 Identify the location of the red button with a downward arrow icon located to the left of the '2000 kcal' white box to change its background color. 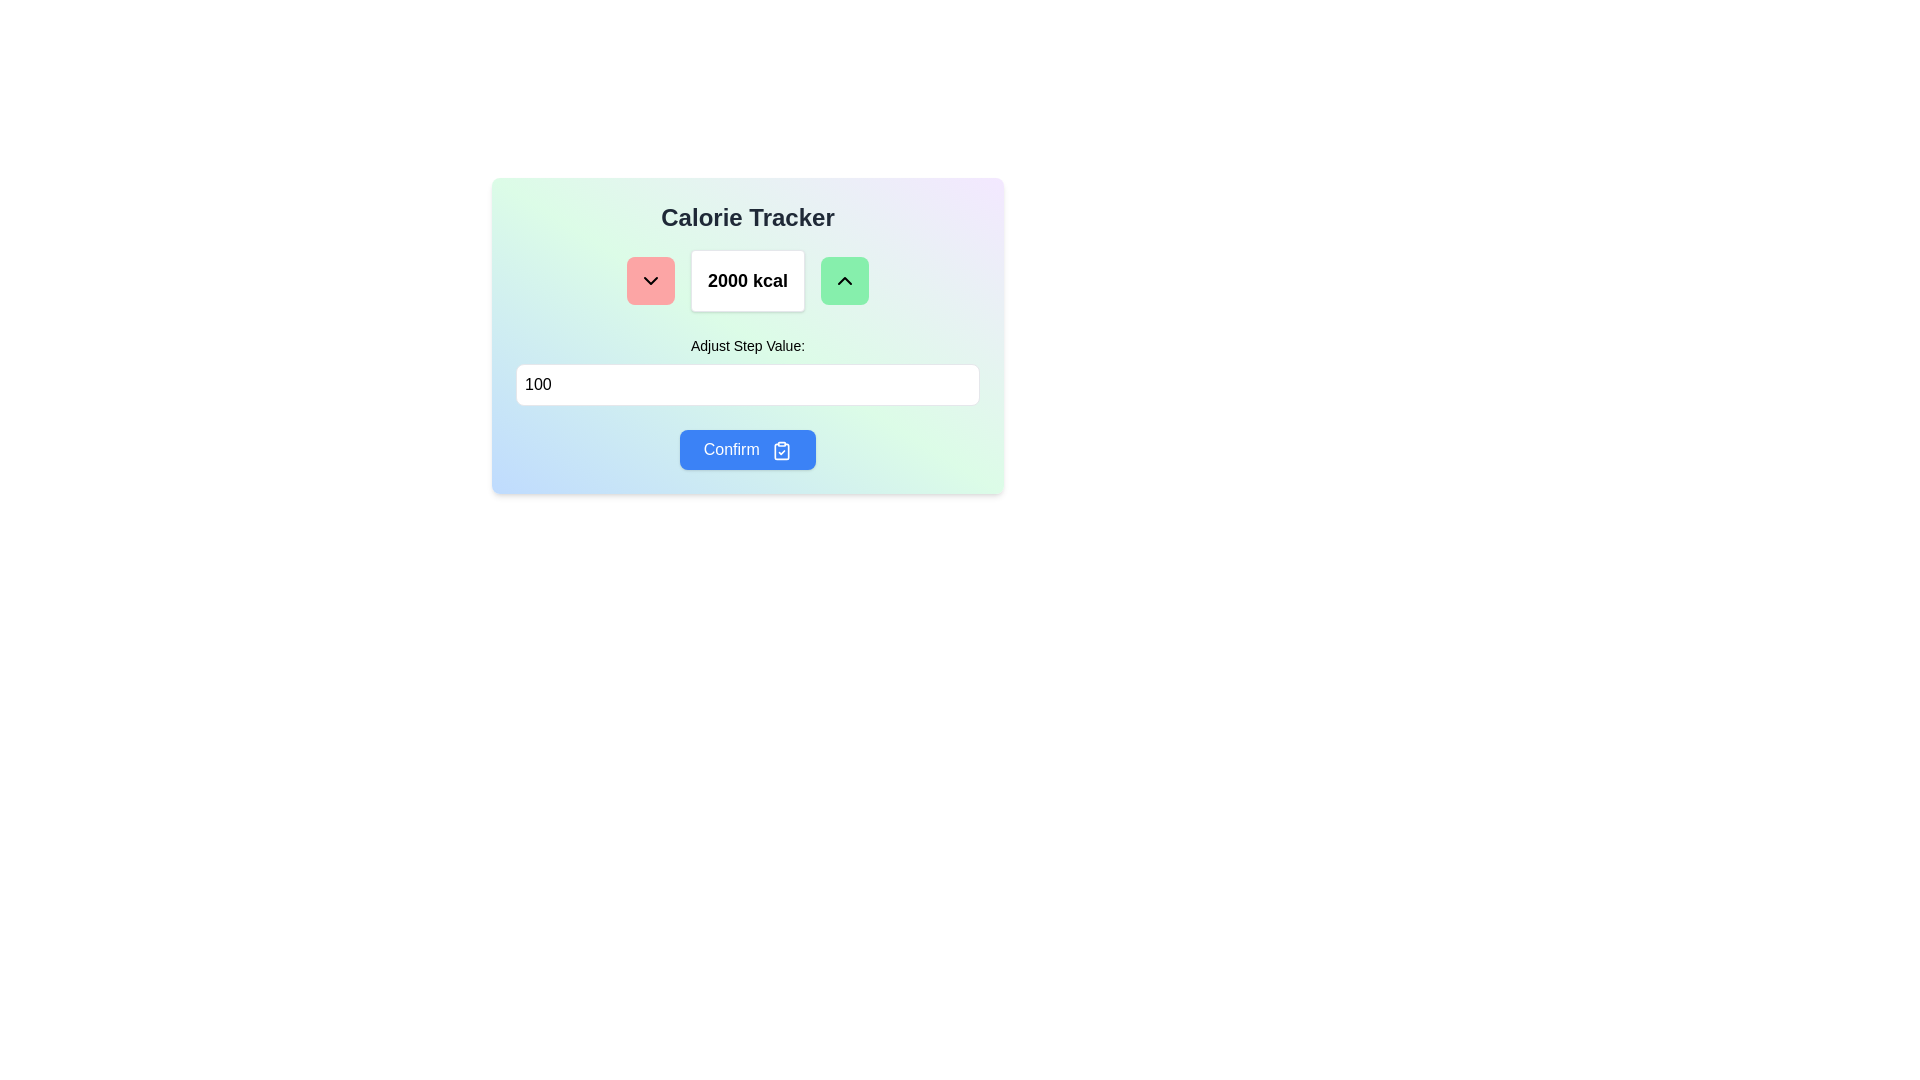
(650, 281).